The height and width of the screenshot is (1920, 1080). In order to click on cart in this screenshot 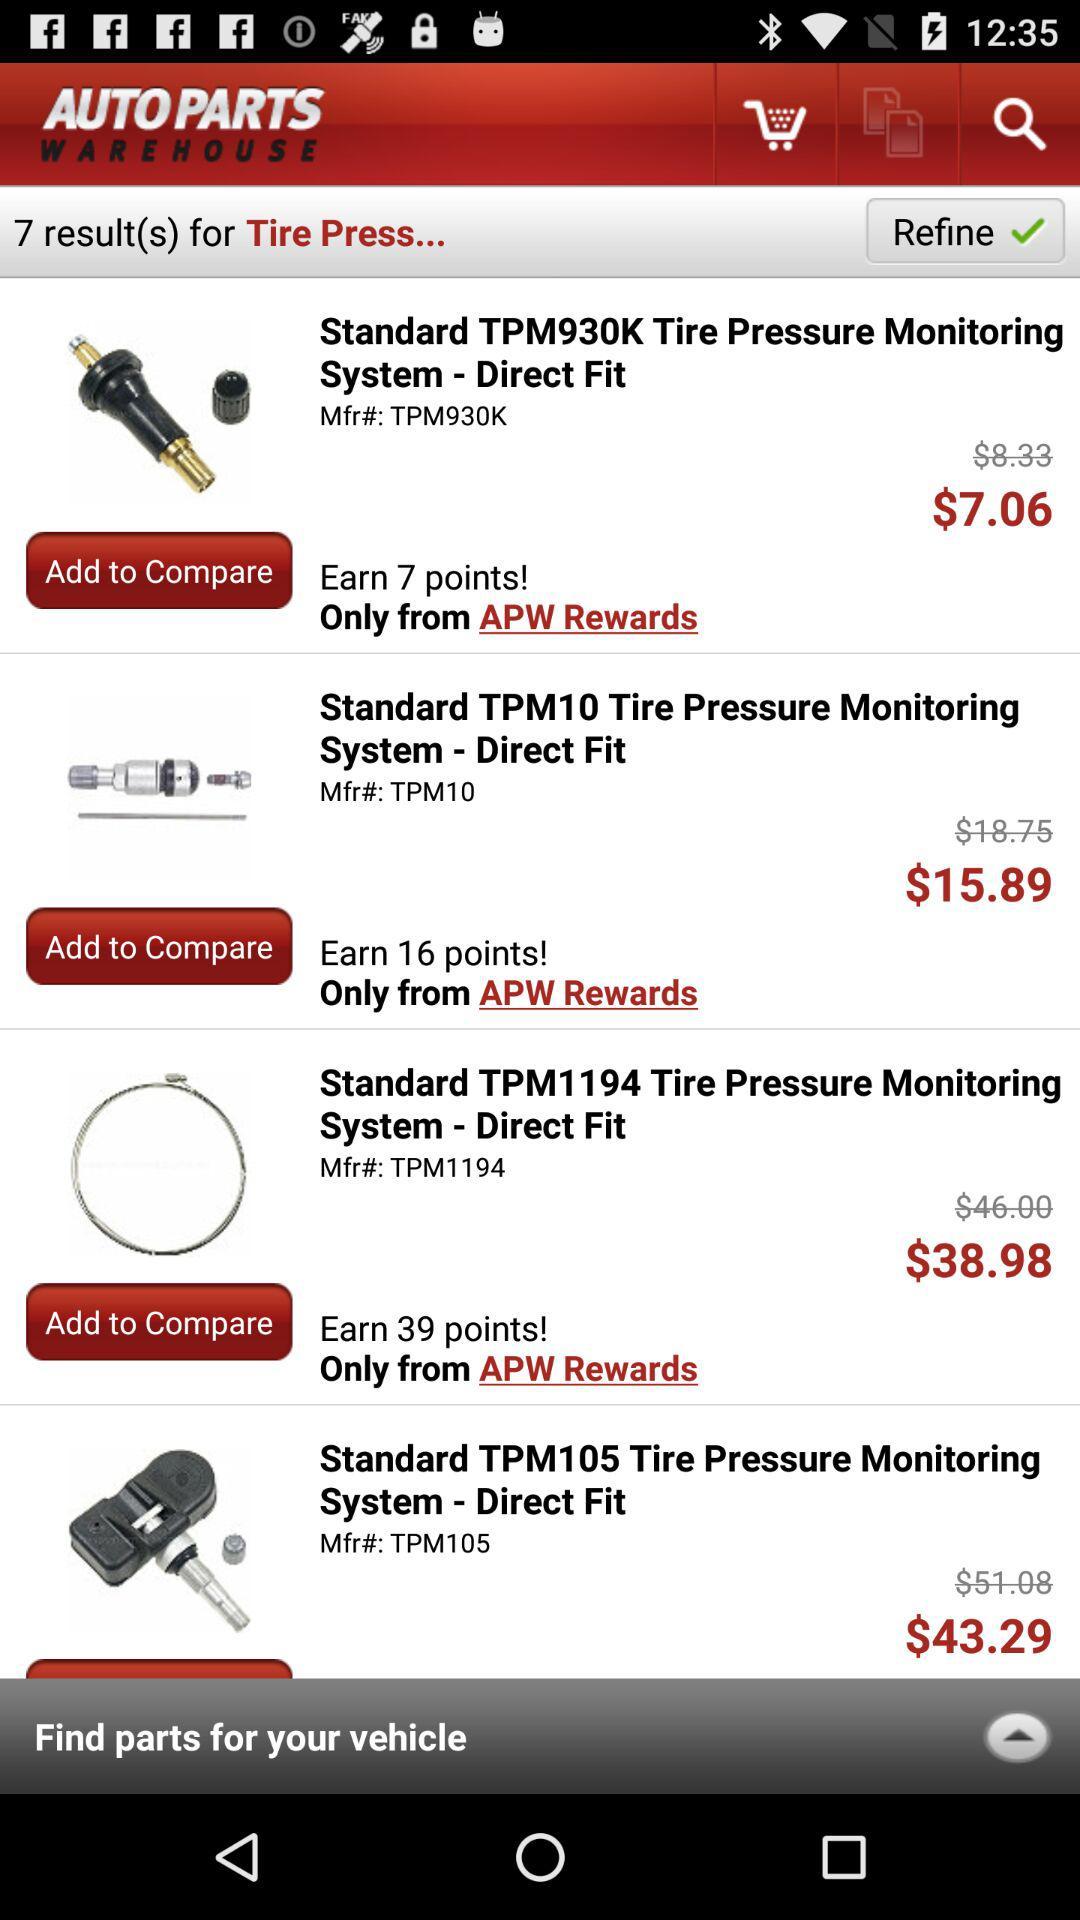, I will do `click(773, 123)`.